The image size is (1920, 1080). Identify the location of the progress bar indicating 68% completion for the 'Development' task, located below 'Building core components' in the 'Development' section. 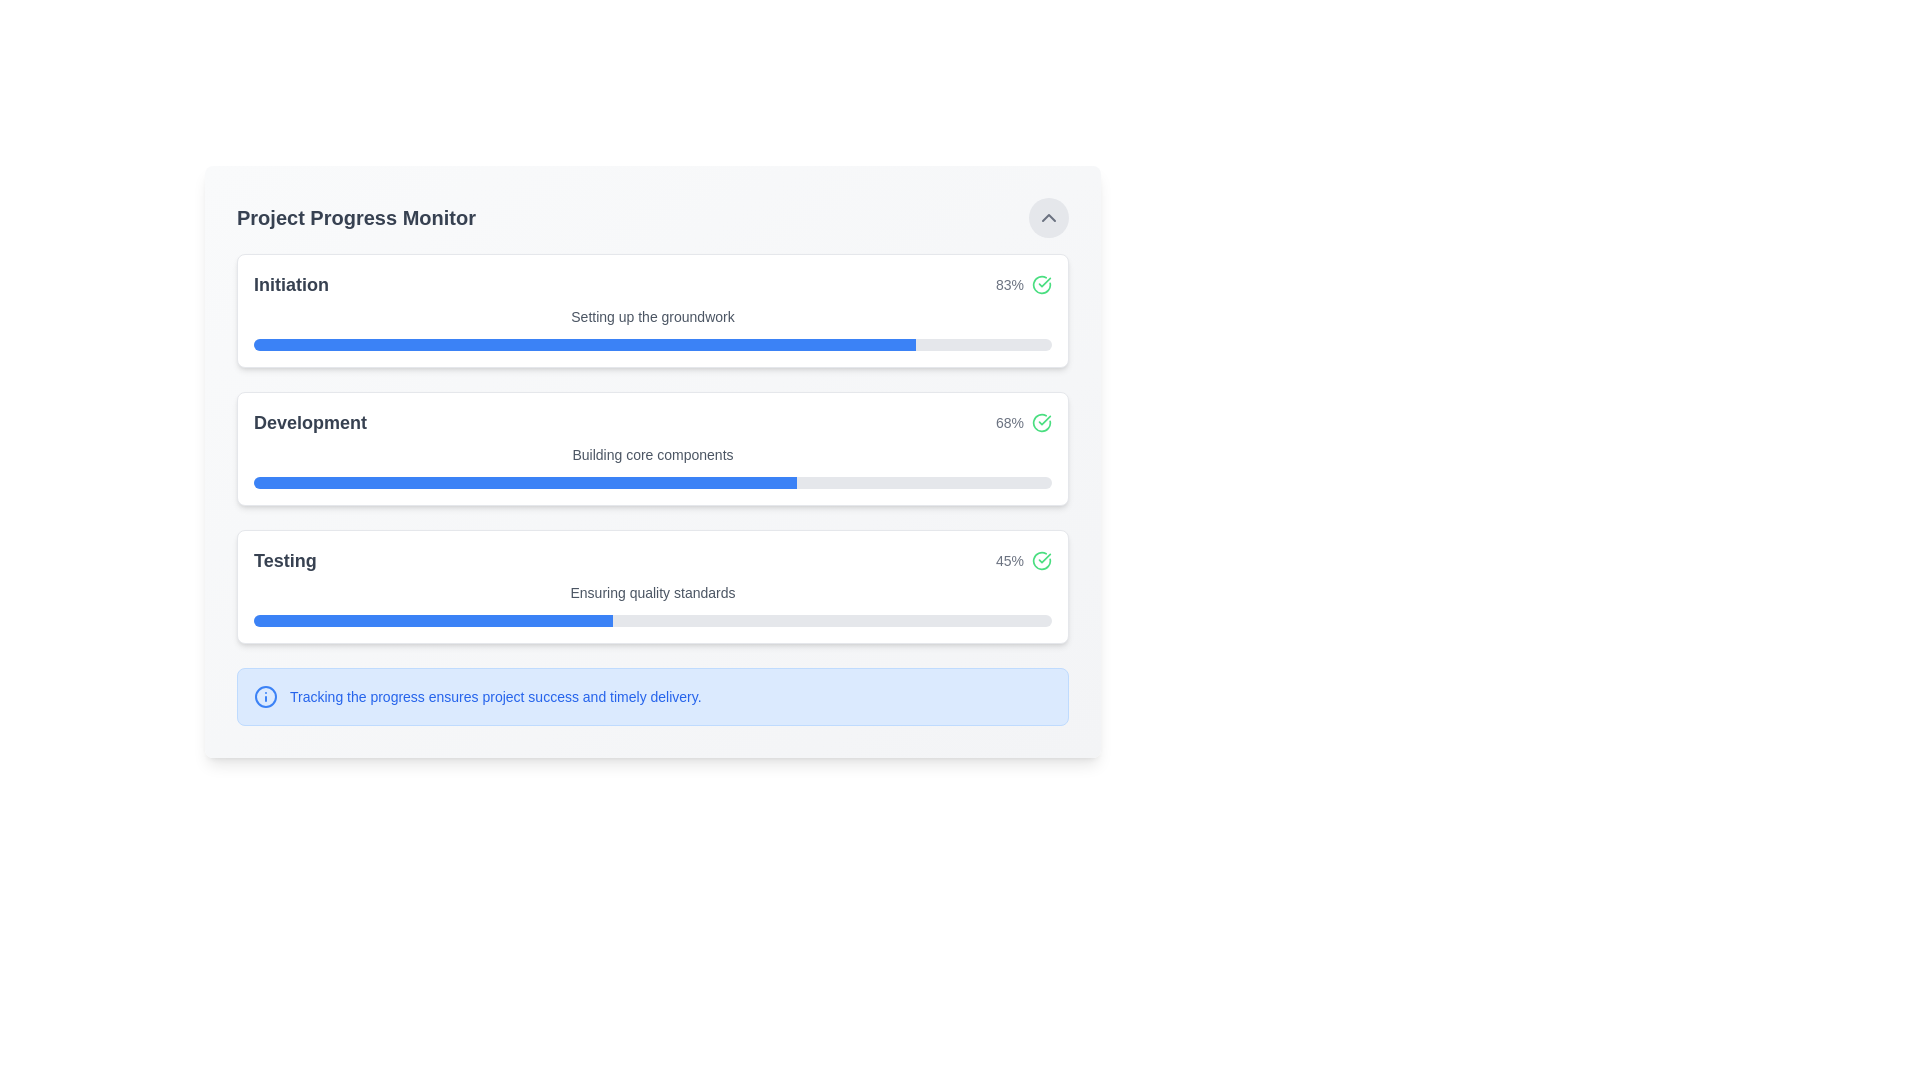
(652, 482).